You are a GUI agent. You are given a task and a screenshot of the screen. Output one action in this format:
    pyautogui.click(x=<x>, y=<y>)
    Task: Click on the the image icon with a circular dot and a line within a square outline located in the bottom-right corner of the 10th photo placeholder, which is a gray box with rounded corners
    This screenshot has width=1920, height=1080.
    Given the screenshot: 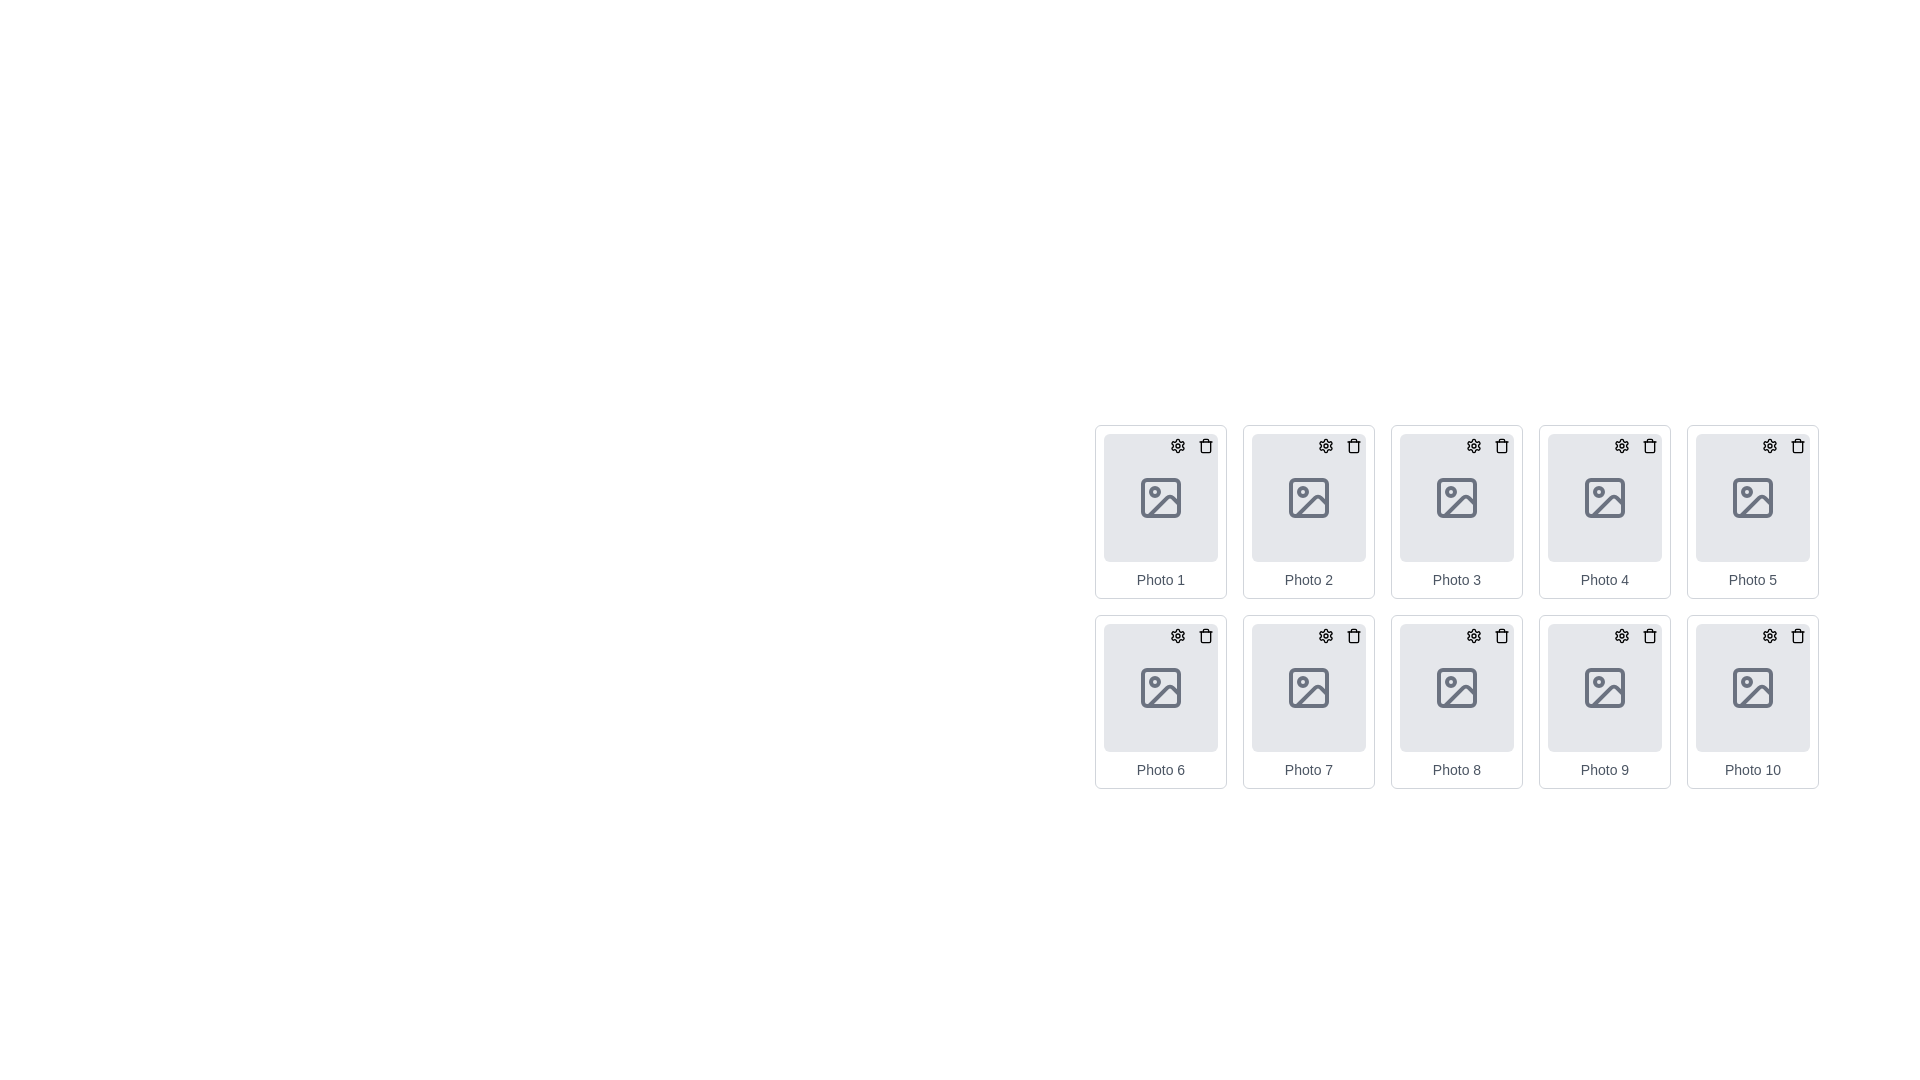 What is the action you would take?
    pyautogui.click(x=1751, y=686)
    